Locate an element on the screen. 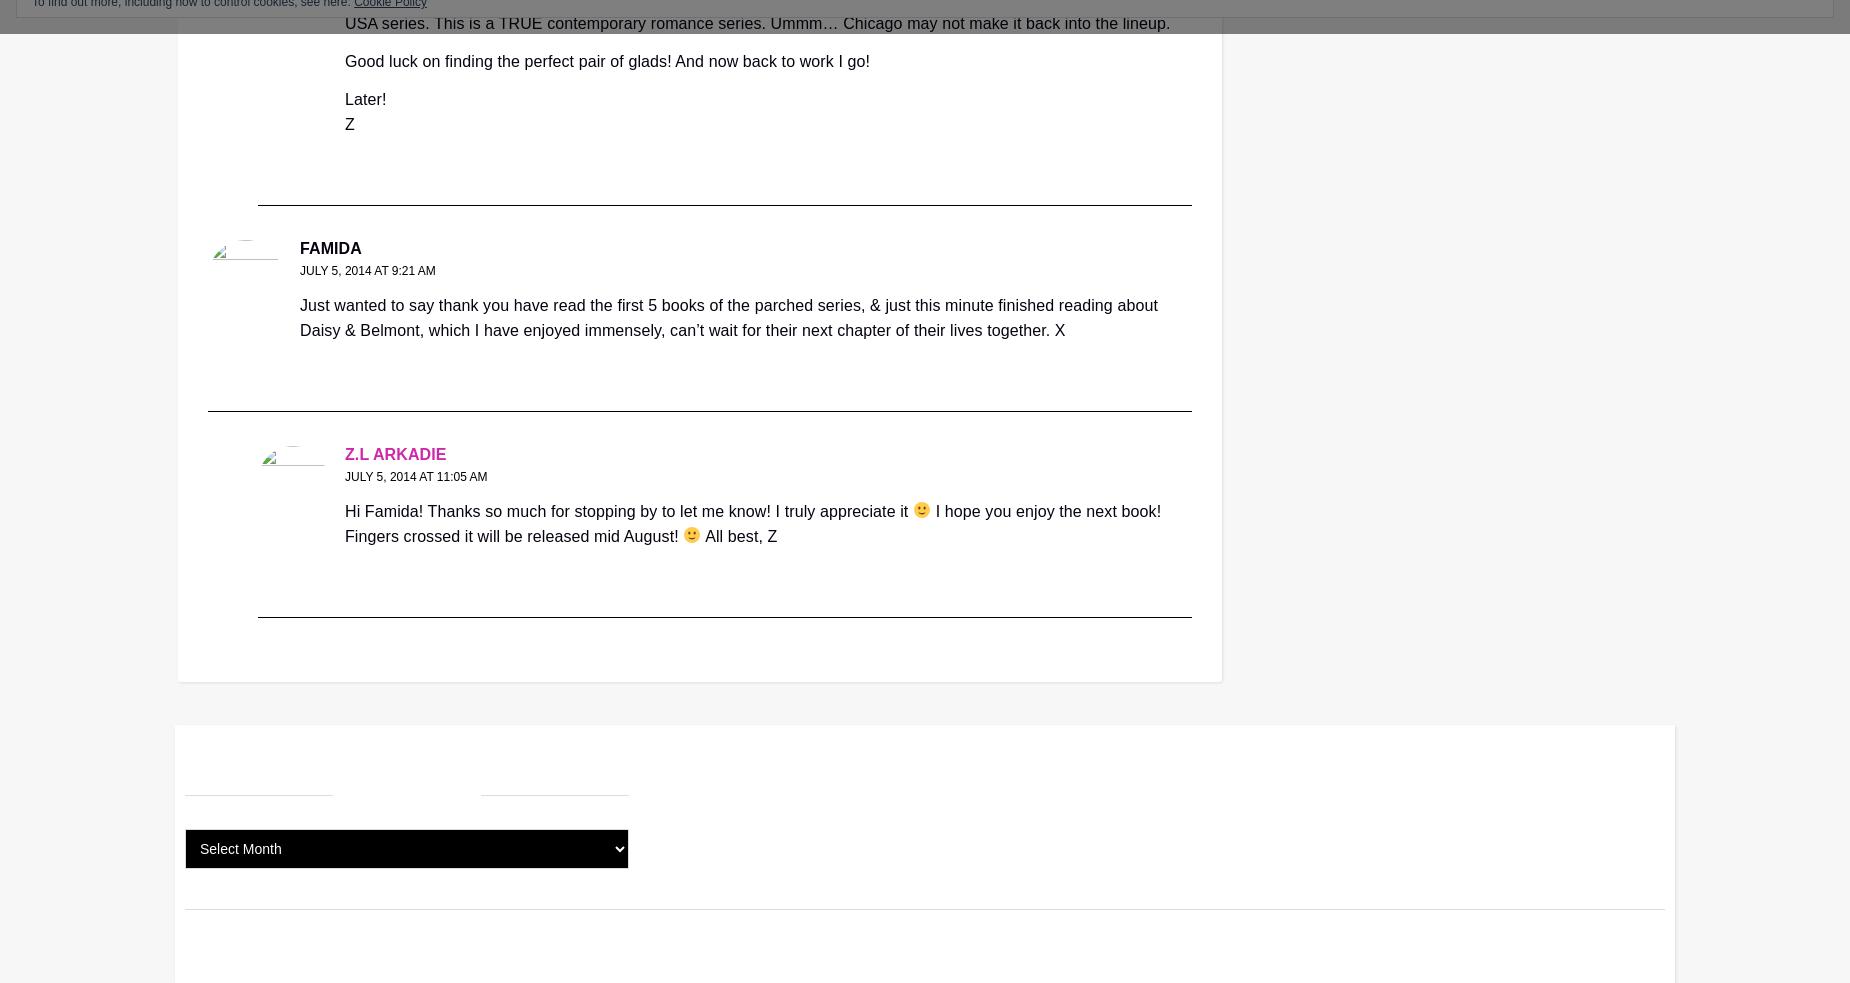 This screenshot has height=983, width=1850. 'Hi Famida! Thanks so much for stopping by to let me know! I truly appreciate it' is located at coordinates (628, 510).